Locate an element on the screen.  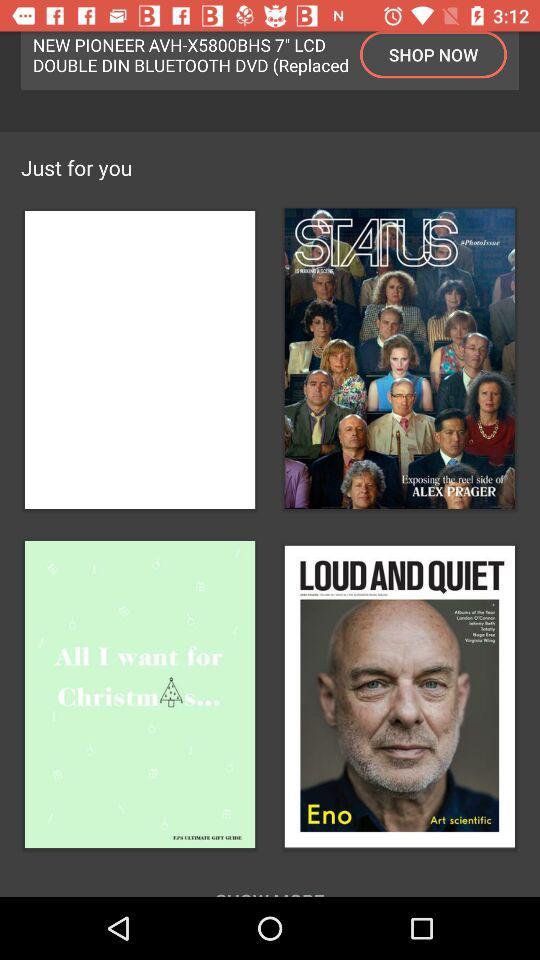
item above just for you item is located at coordinates (432, 53).